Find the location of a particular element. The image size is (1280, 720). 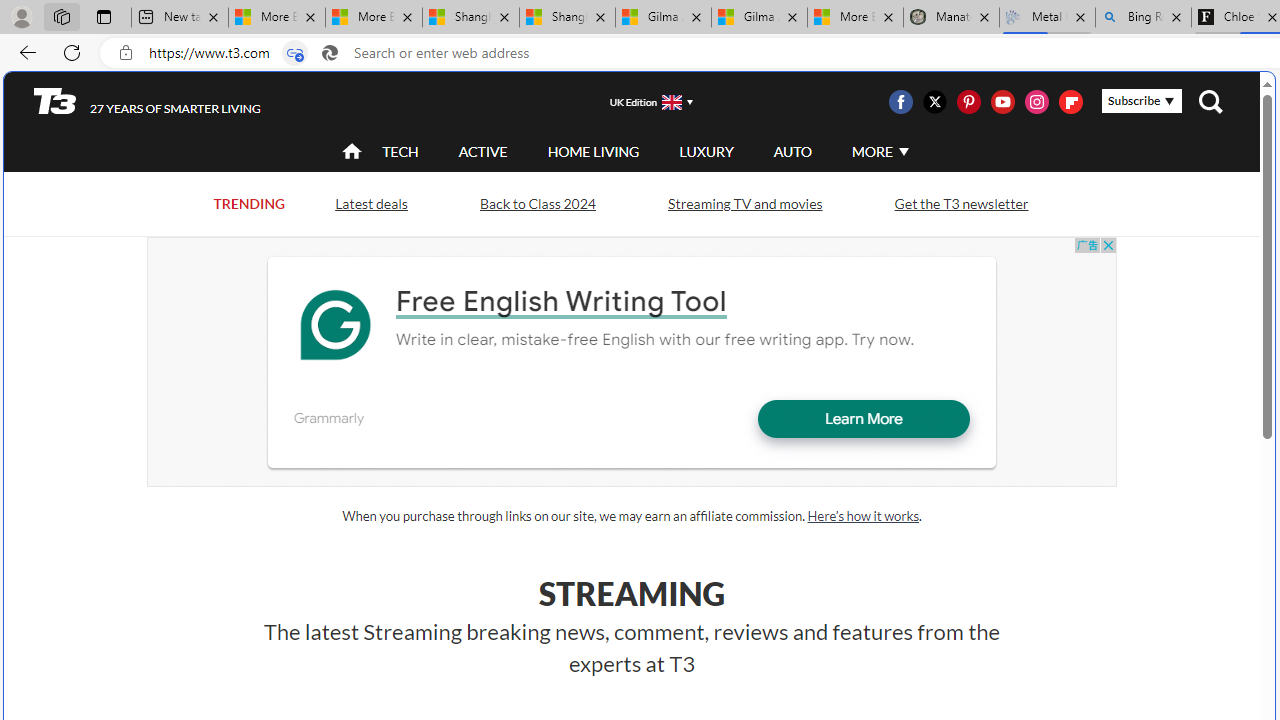

'Visit us on Twitter' is located at coordinates (934, 101).